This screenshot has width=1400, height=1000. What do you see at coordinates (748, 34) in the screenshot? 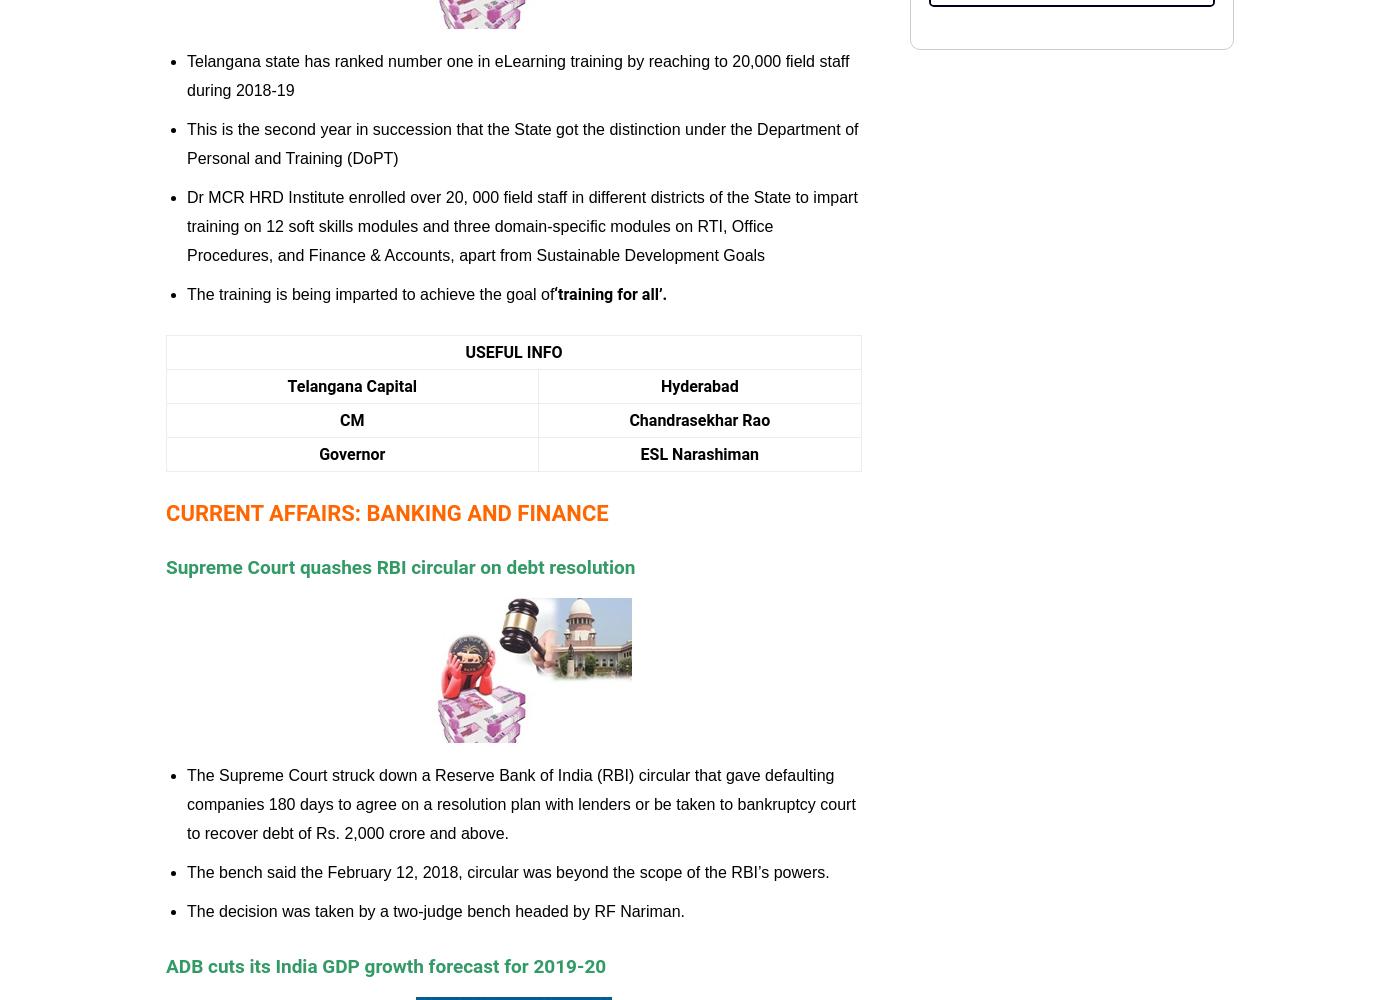
I see `'SBI PO'` at bounding box center [748, 34].